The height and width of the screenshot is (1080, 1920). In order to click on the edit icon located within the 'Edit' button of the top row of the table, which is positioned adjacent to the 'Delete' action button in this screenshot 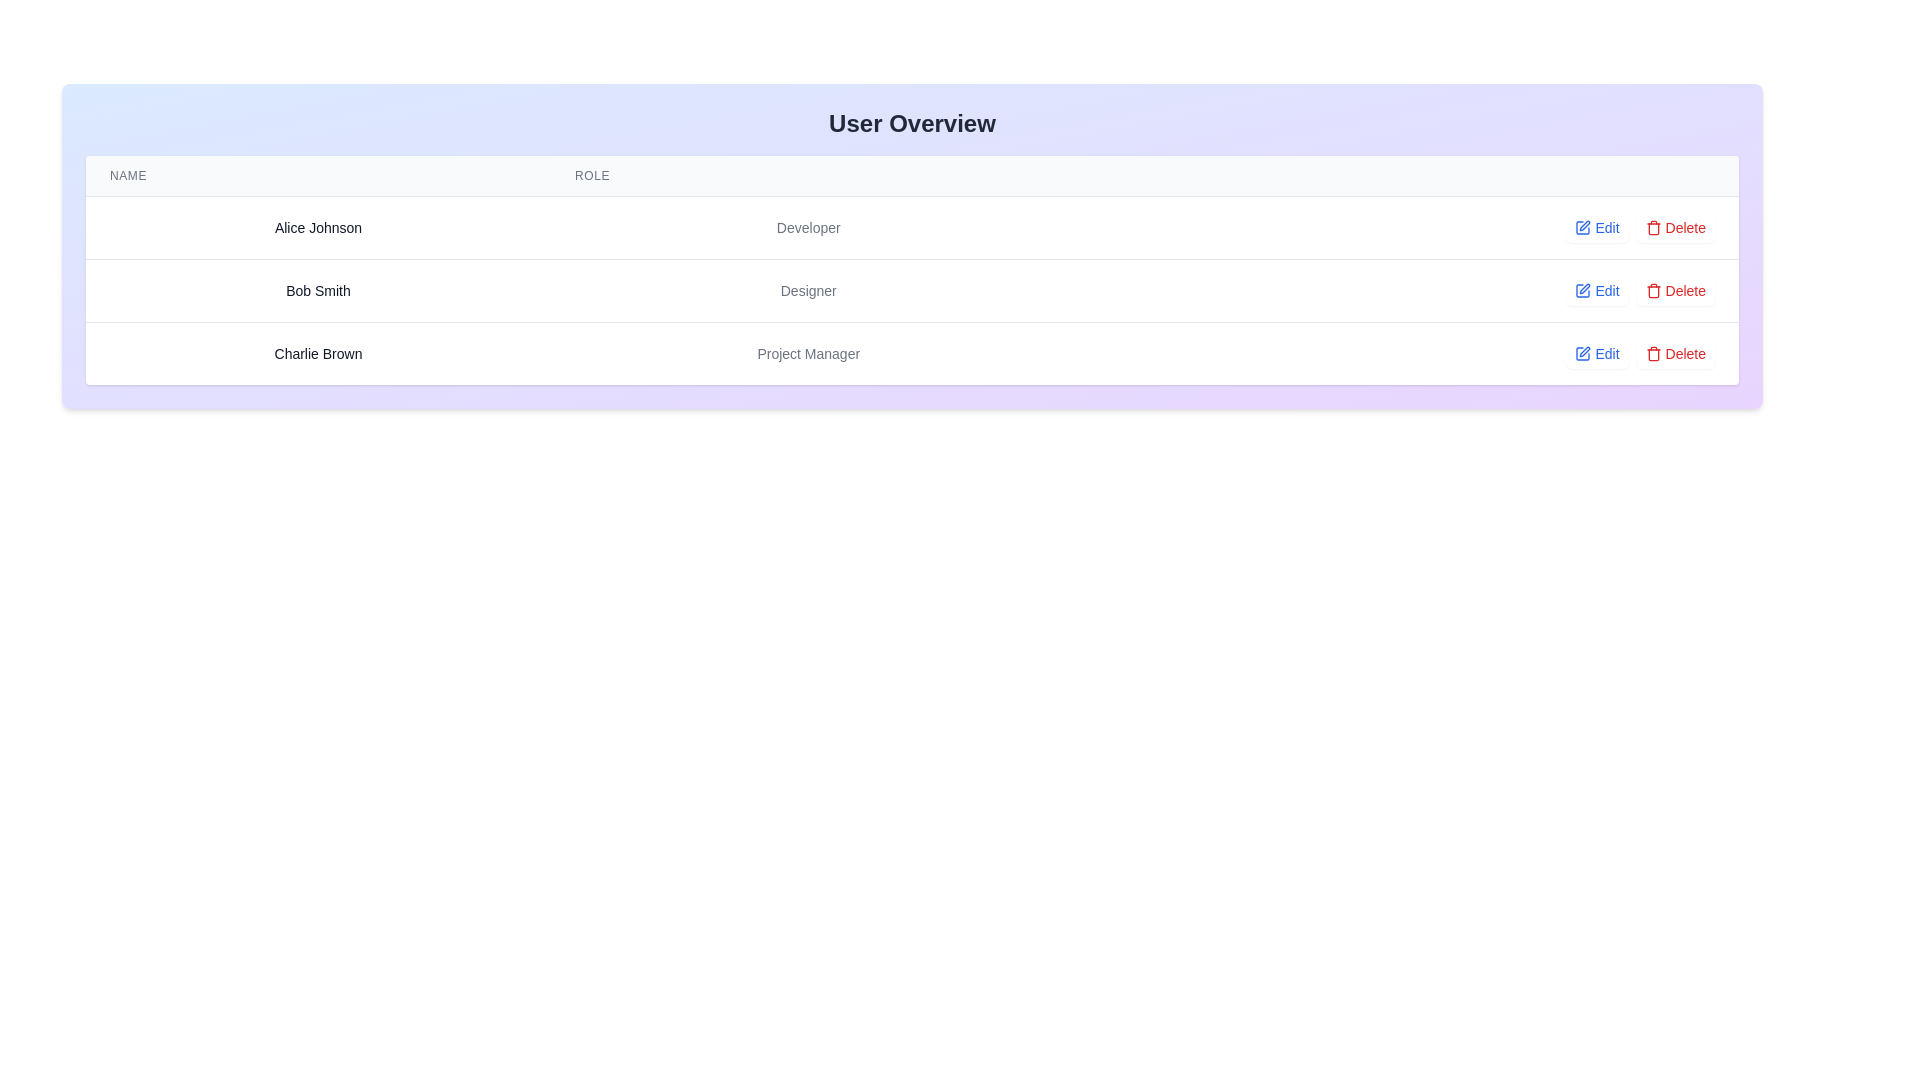, I will do `click(1582, 226)`.